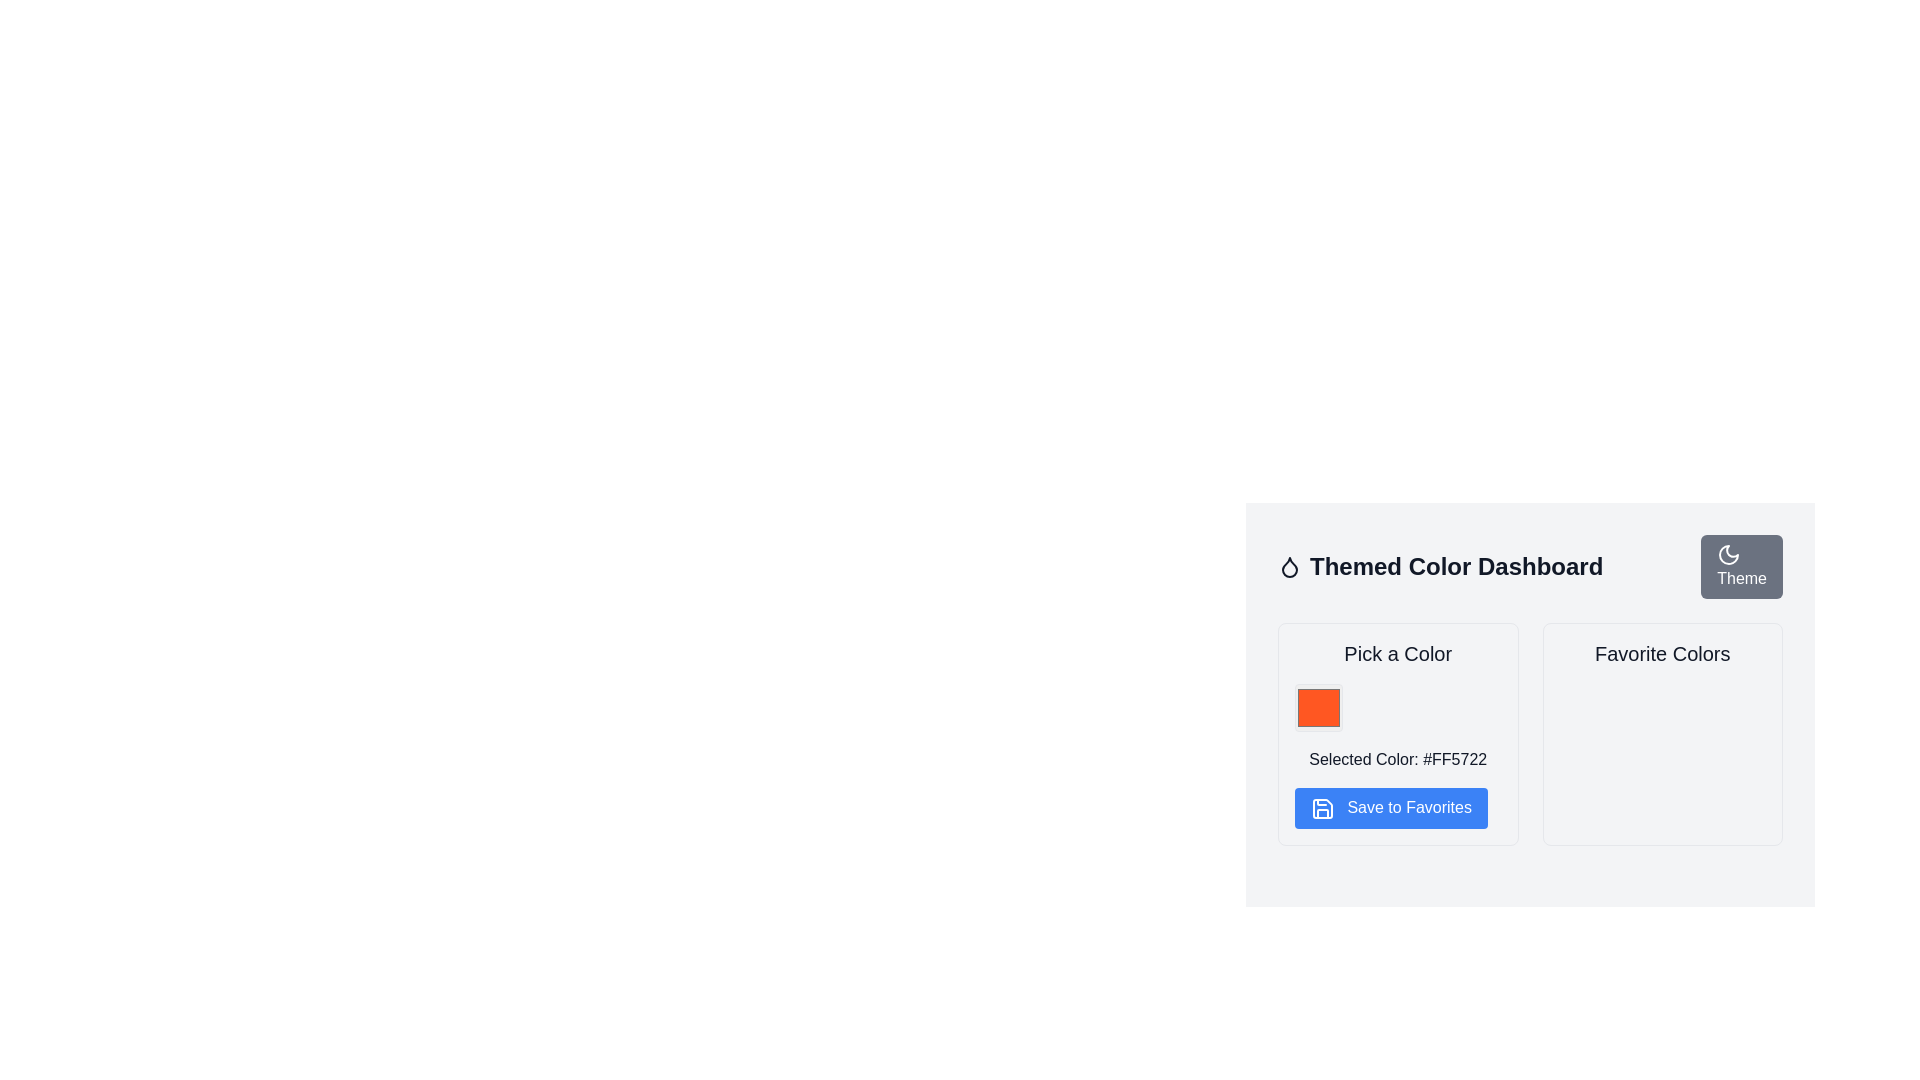 This screenshot has width=1920, height=1080. I want to click on the text label that displays the currently selected color in HEX format, located below the color-selection area and between the color block and the 'Save to Favorites' button, so click(1397, 759).